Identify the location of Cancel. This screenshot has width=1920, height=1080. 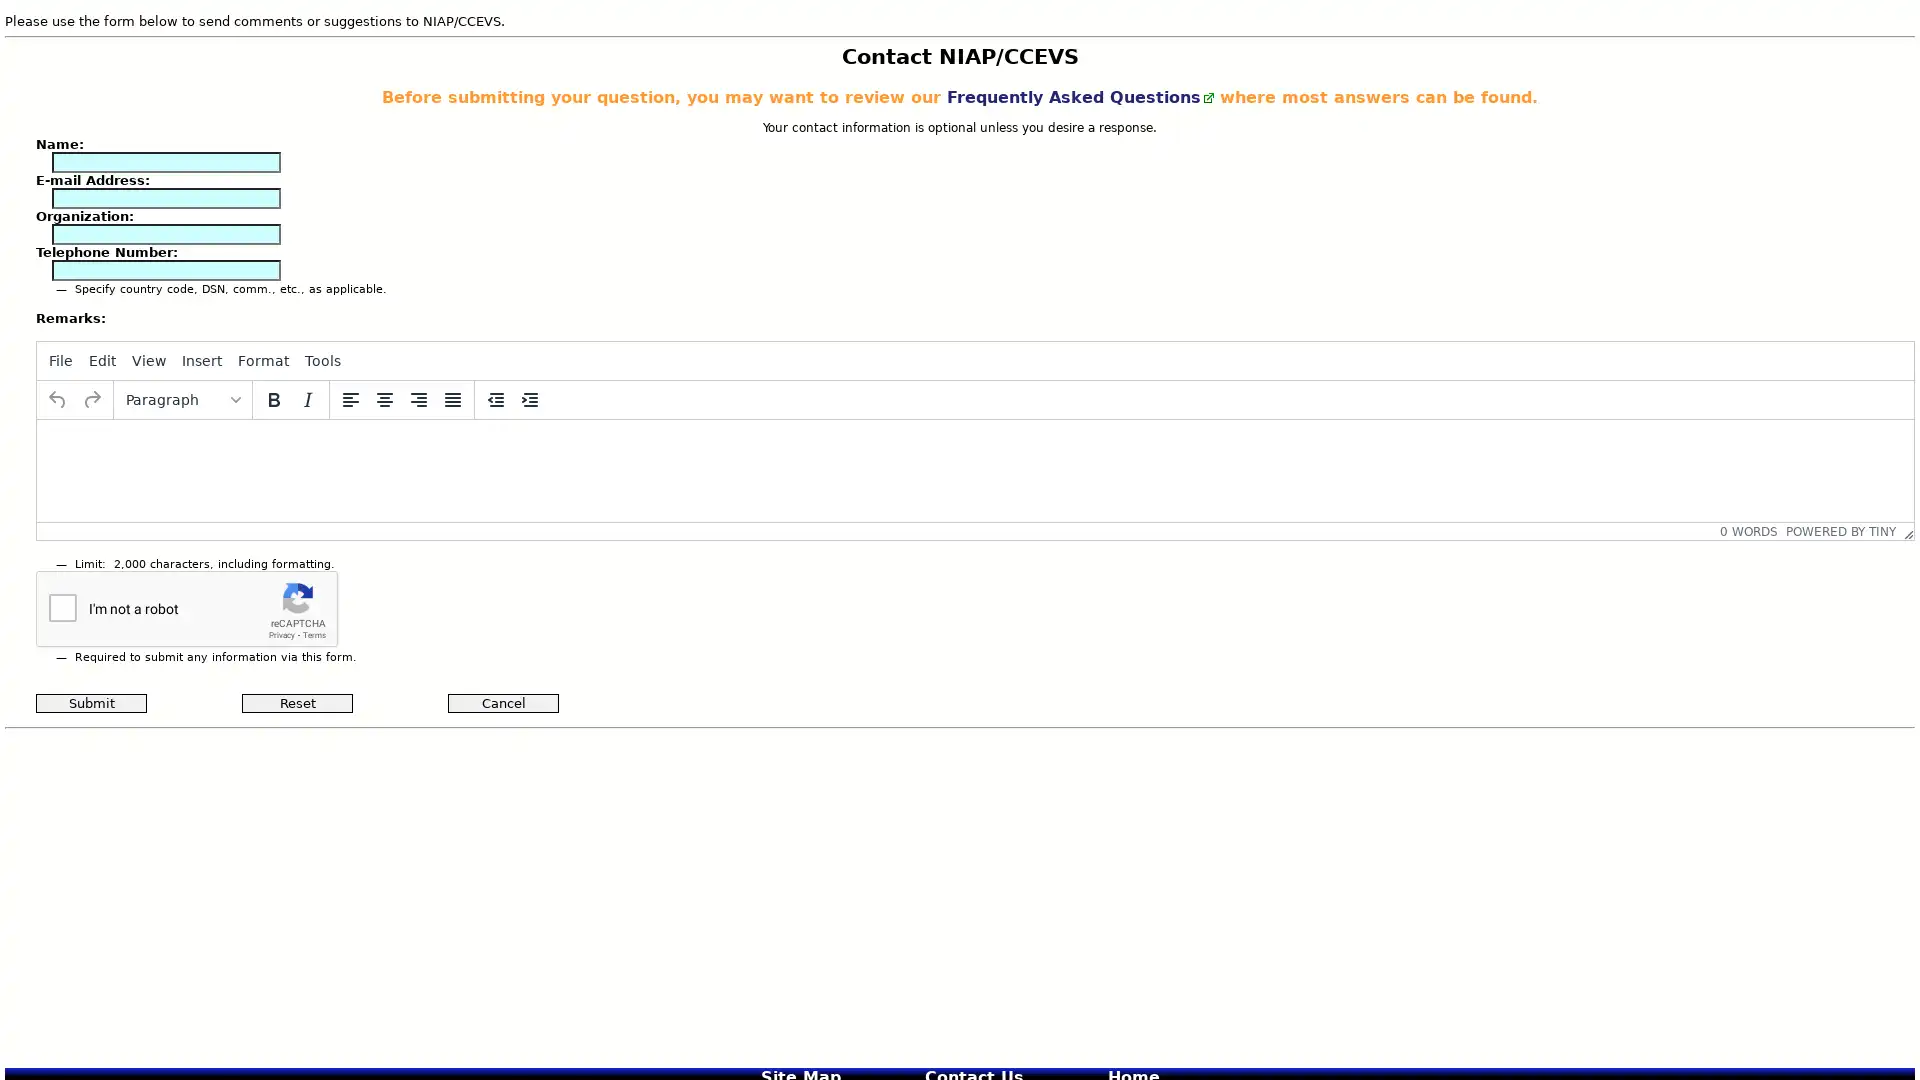
(503, 702).